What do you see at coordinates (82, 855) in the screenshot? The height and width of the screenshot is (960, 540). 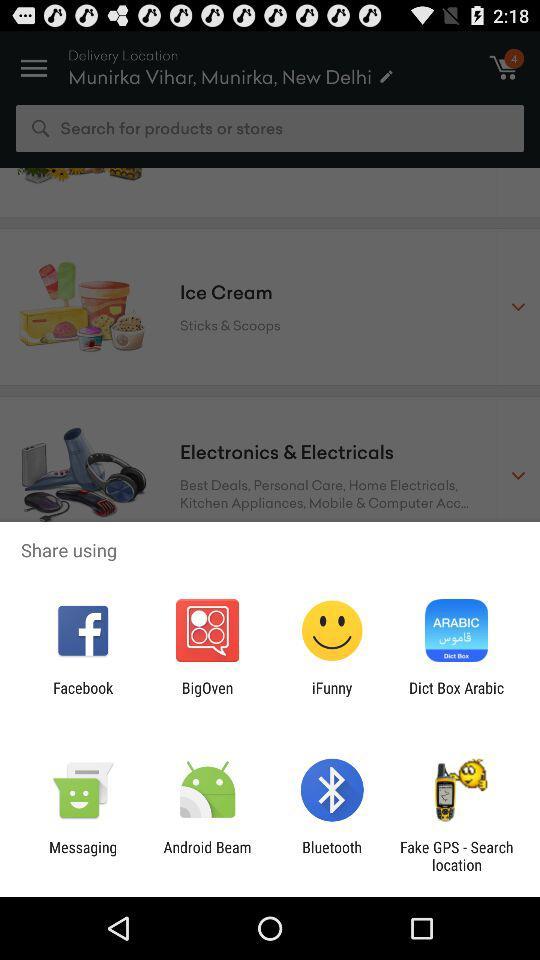 I see `the icon next to the android beam` at bounding box center [82, 855].